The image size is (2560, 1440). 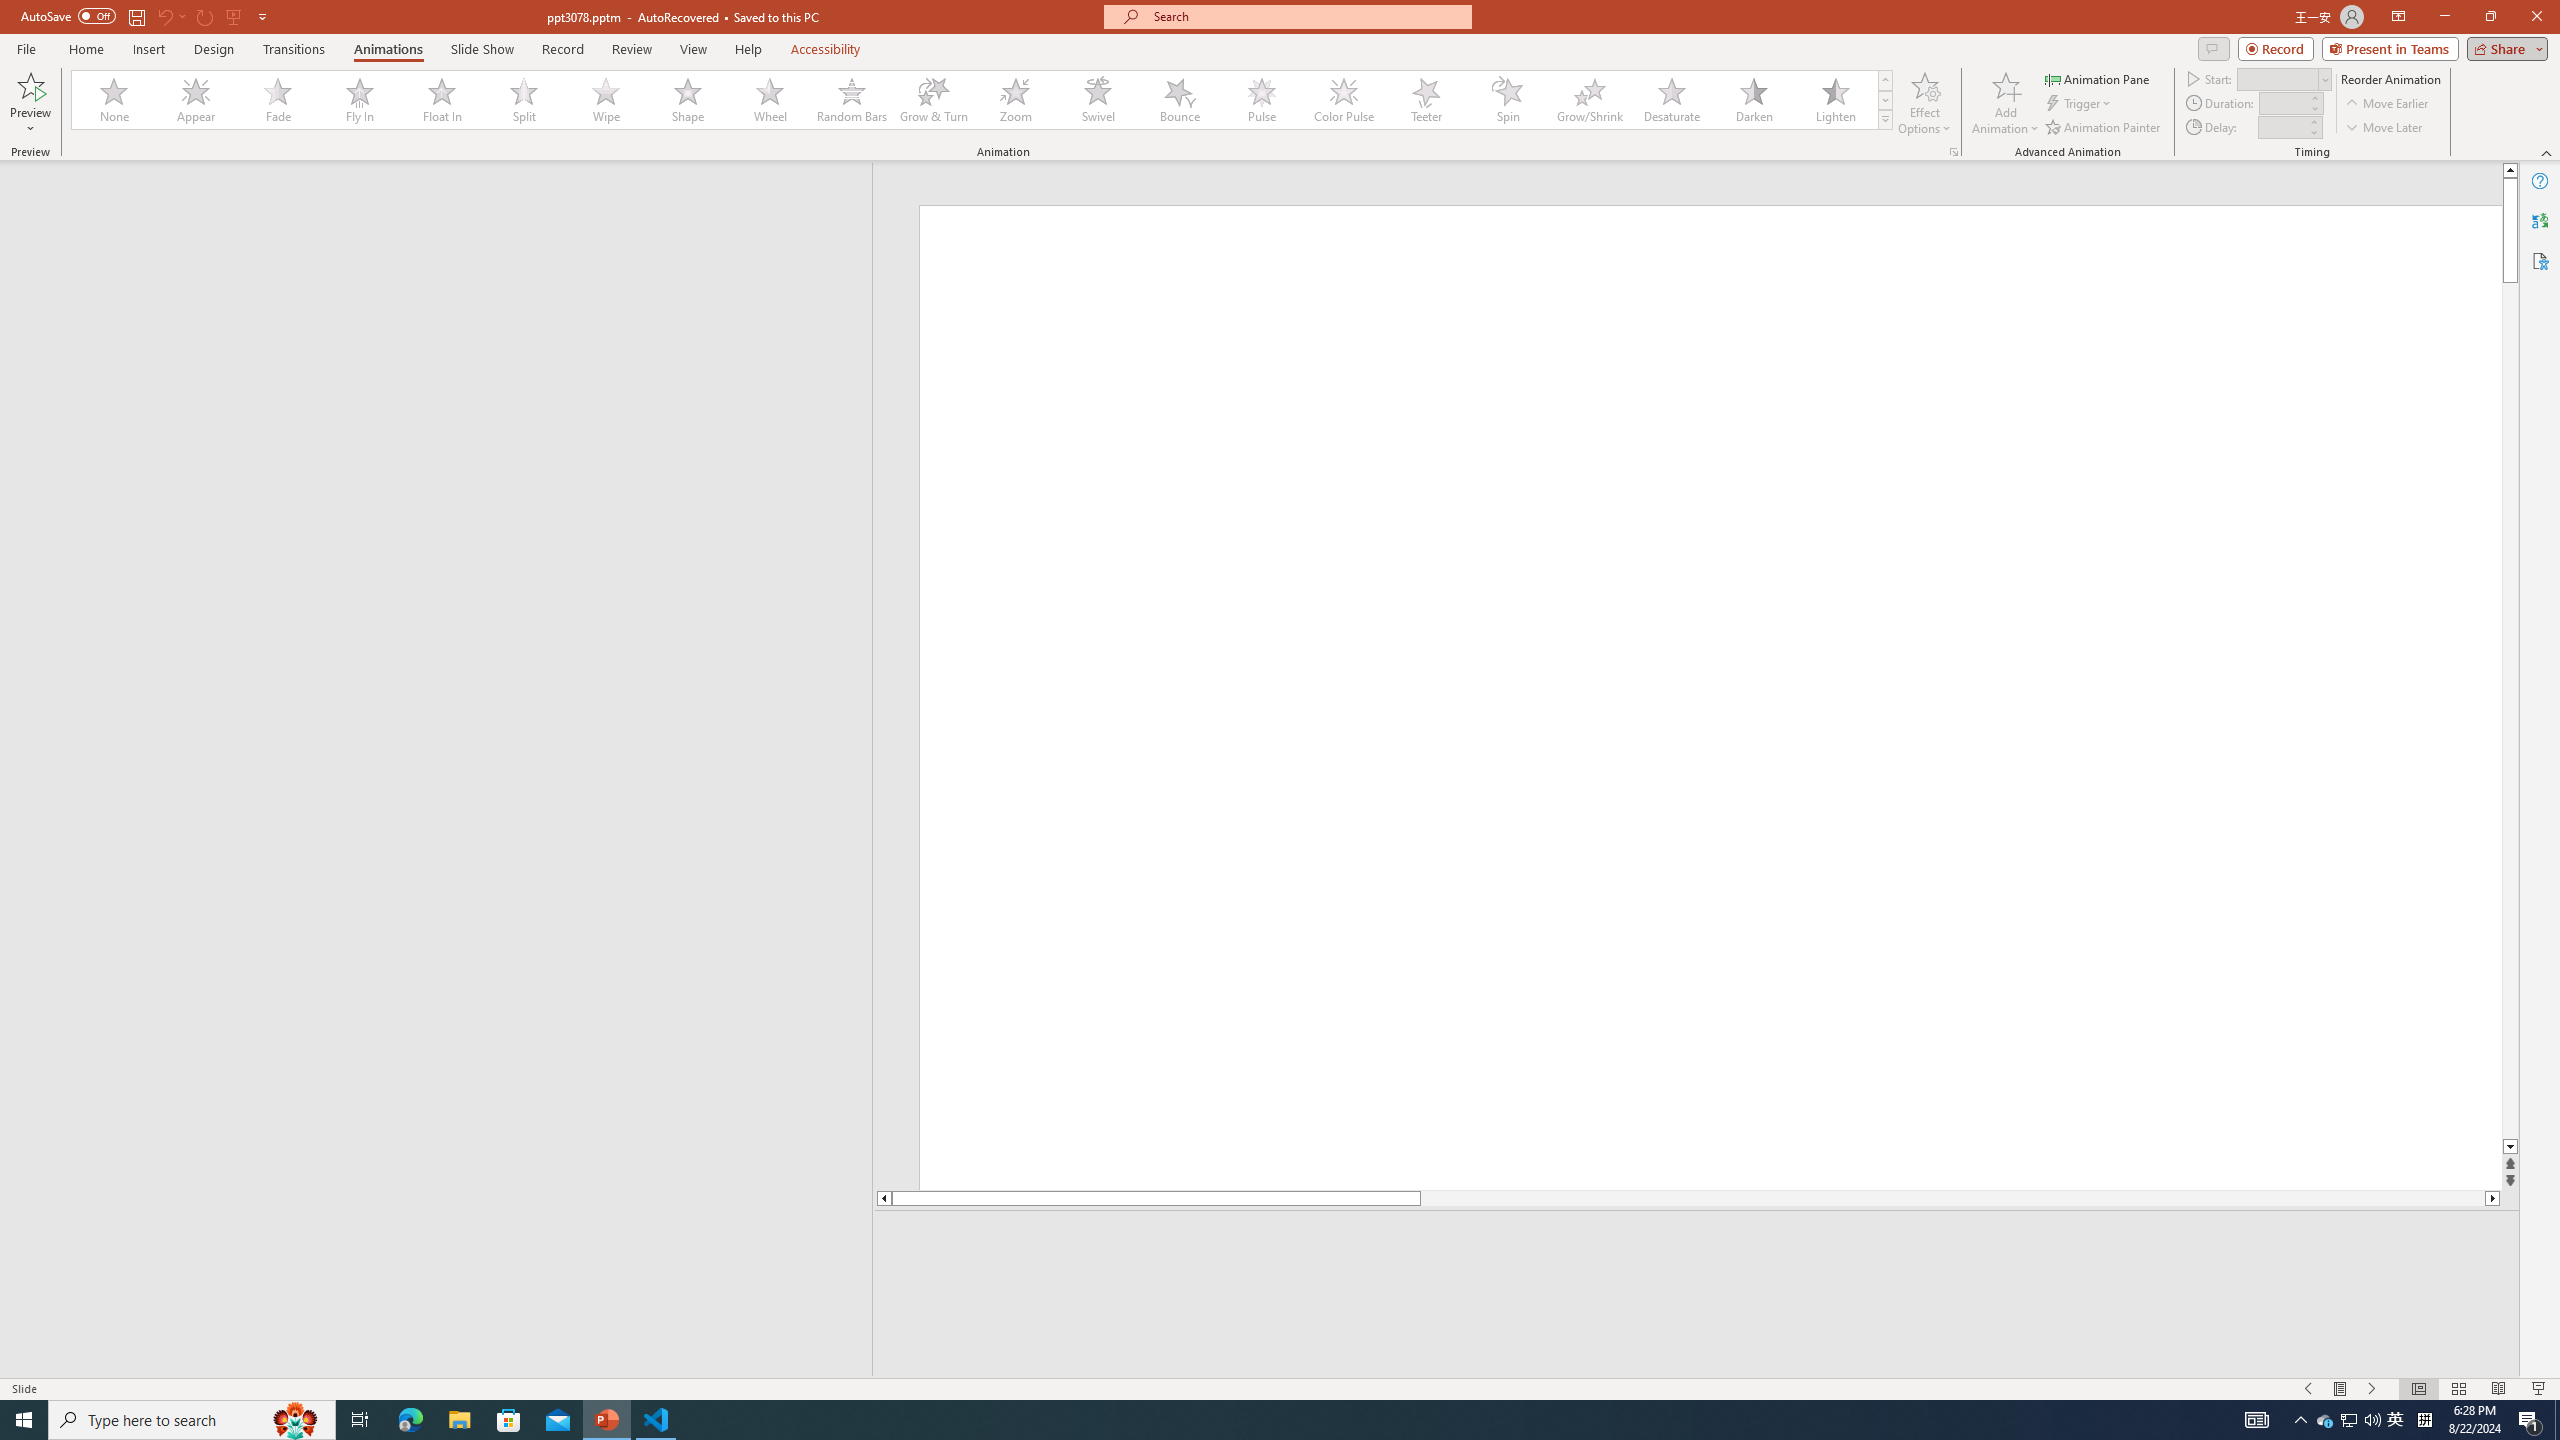 What do you see at coordinates (2079, 103) in the screenshot?
I see `'Trigger'` at bounding box center [2079, 103].